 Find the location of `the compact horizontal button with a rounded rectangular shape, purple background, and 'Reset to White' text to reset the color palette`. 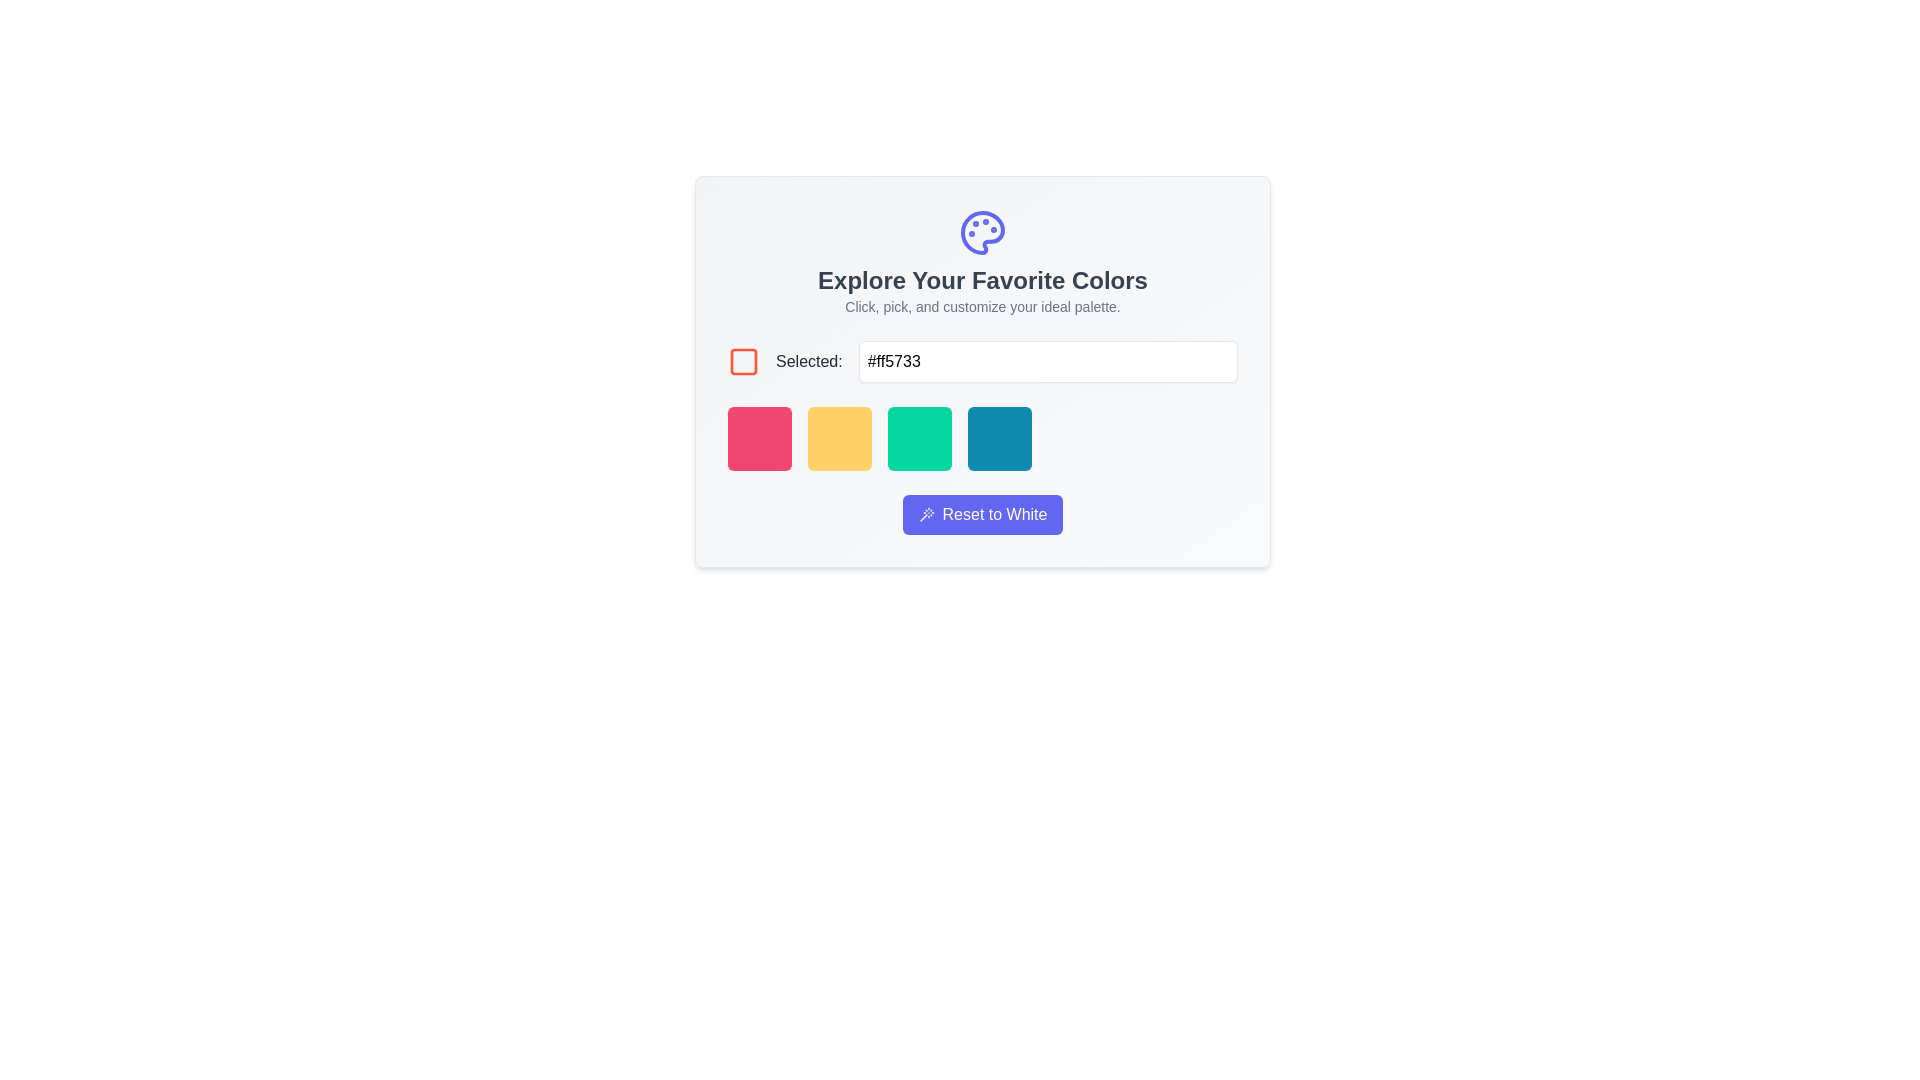

the compact horizontal button with a rounded rectangular shape, purple background, and 'Reset to White' text to reset the color palette is located at coordinates (983, 514).